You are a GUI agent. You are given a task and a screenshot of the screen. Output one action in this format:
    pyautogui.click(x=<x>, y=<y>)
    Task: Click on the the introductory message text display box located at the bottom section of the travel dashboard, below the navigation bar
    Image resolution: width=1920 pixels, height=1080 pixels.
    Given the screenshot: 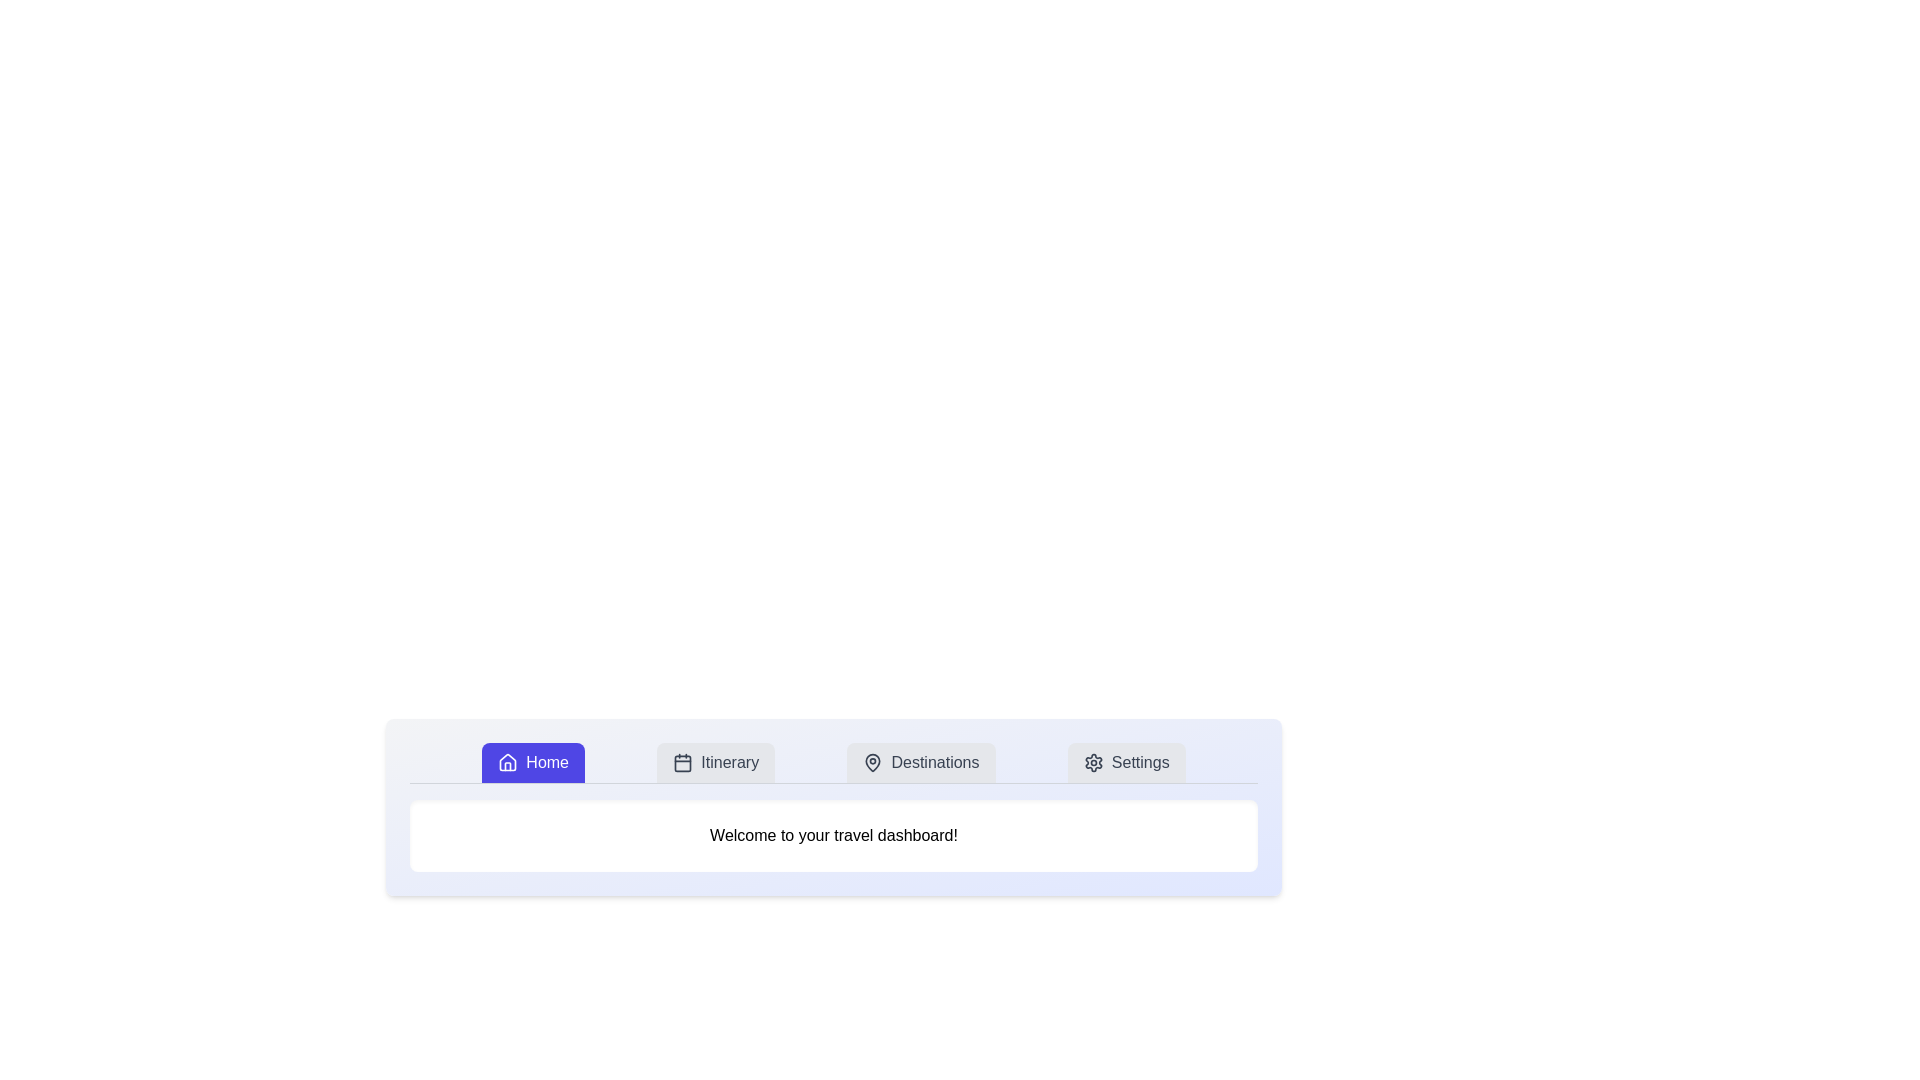 What is the action you would take?
    pyautogui.click(x=834, y=836)
    